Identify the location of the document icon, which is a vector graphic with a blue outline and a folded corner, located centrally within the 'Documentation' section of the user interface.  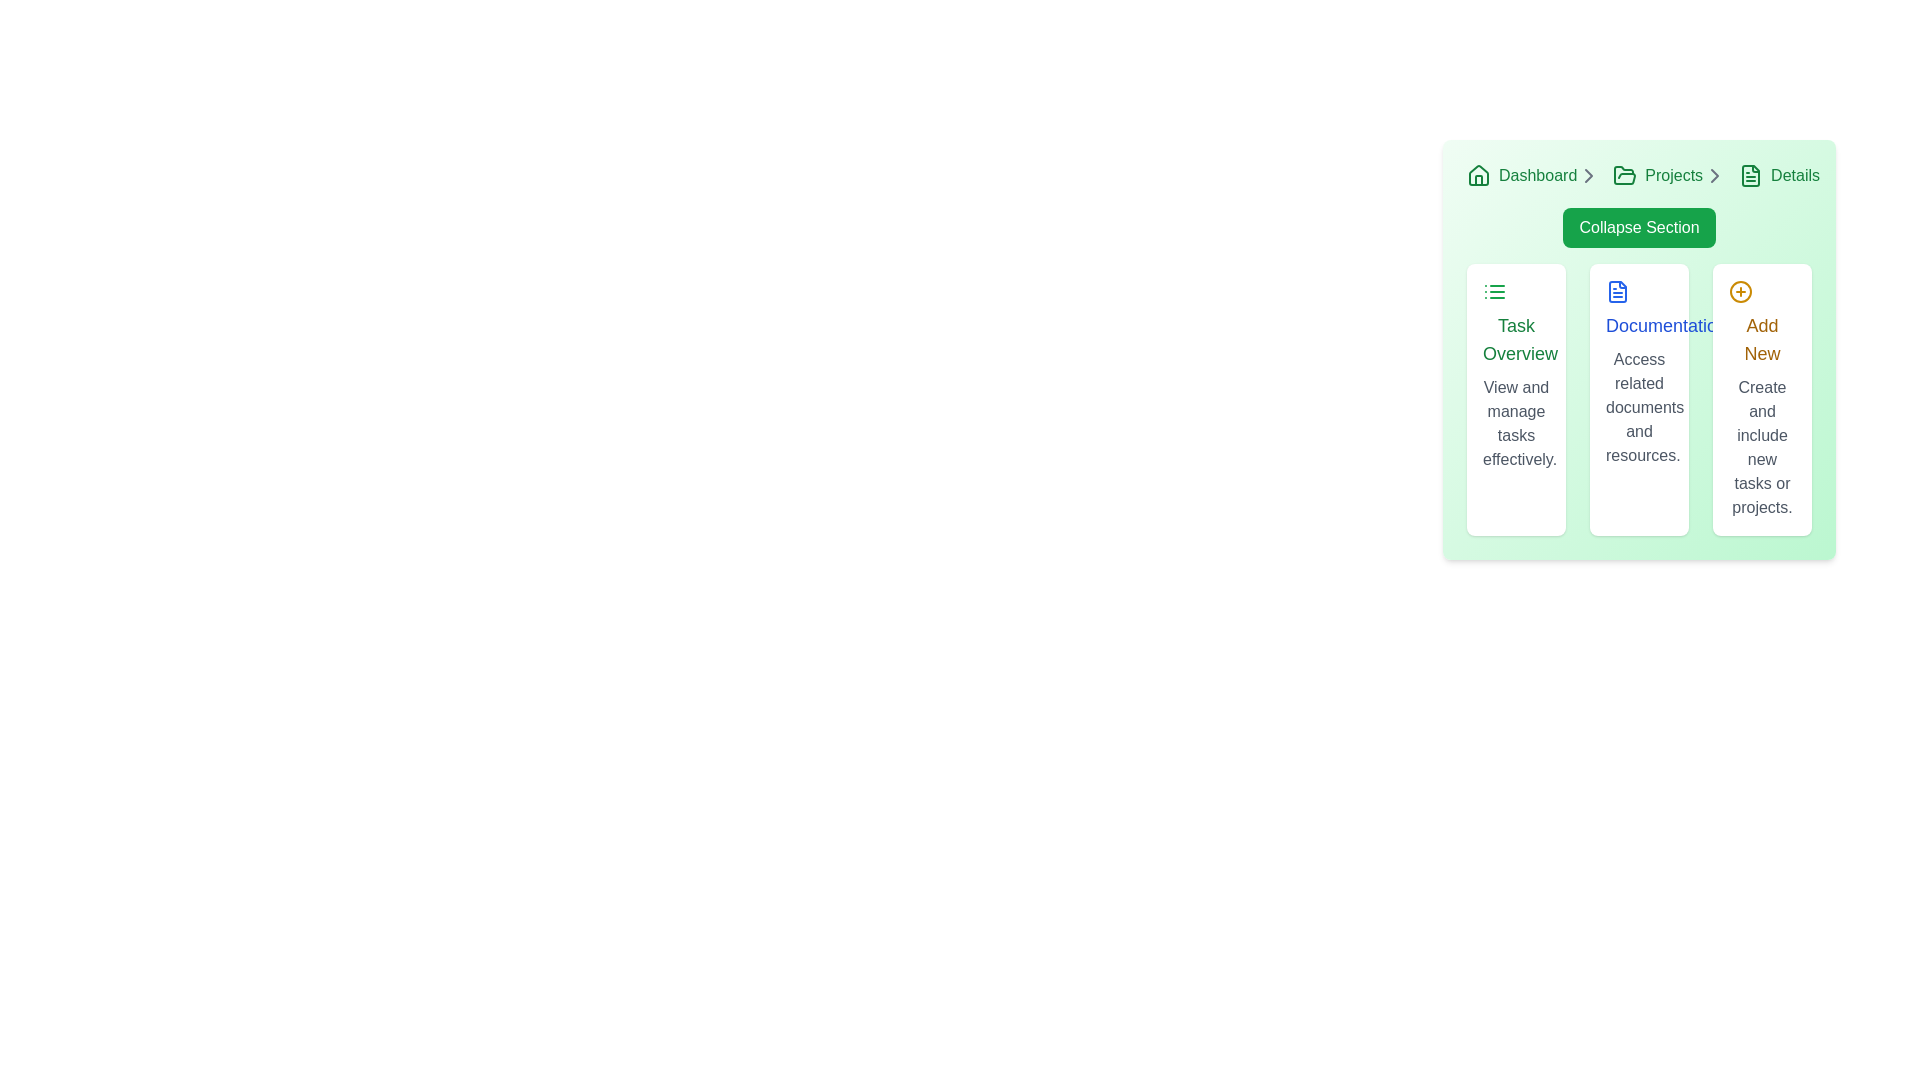
(1617, 292).